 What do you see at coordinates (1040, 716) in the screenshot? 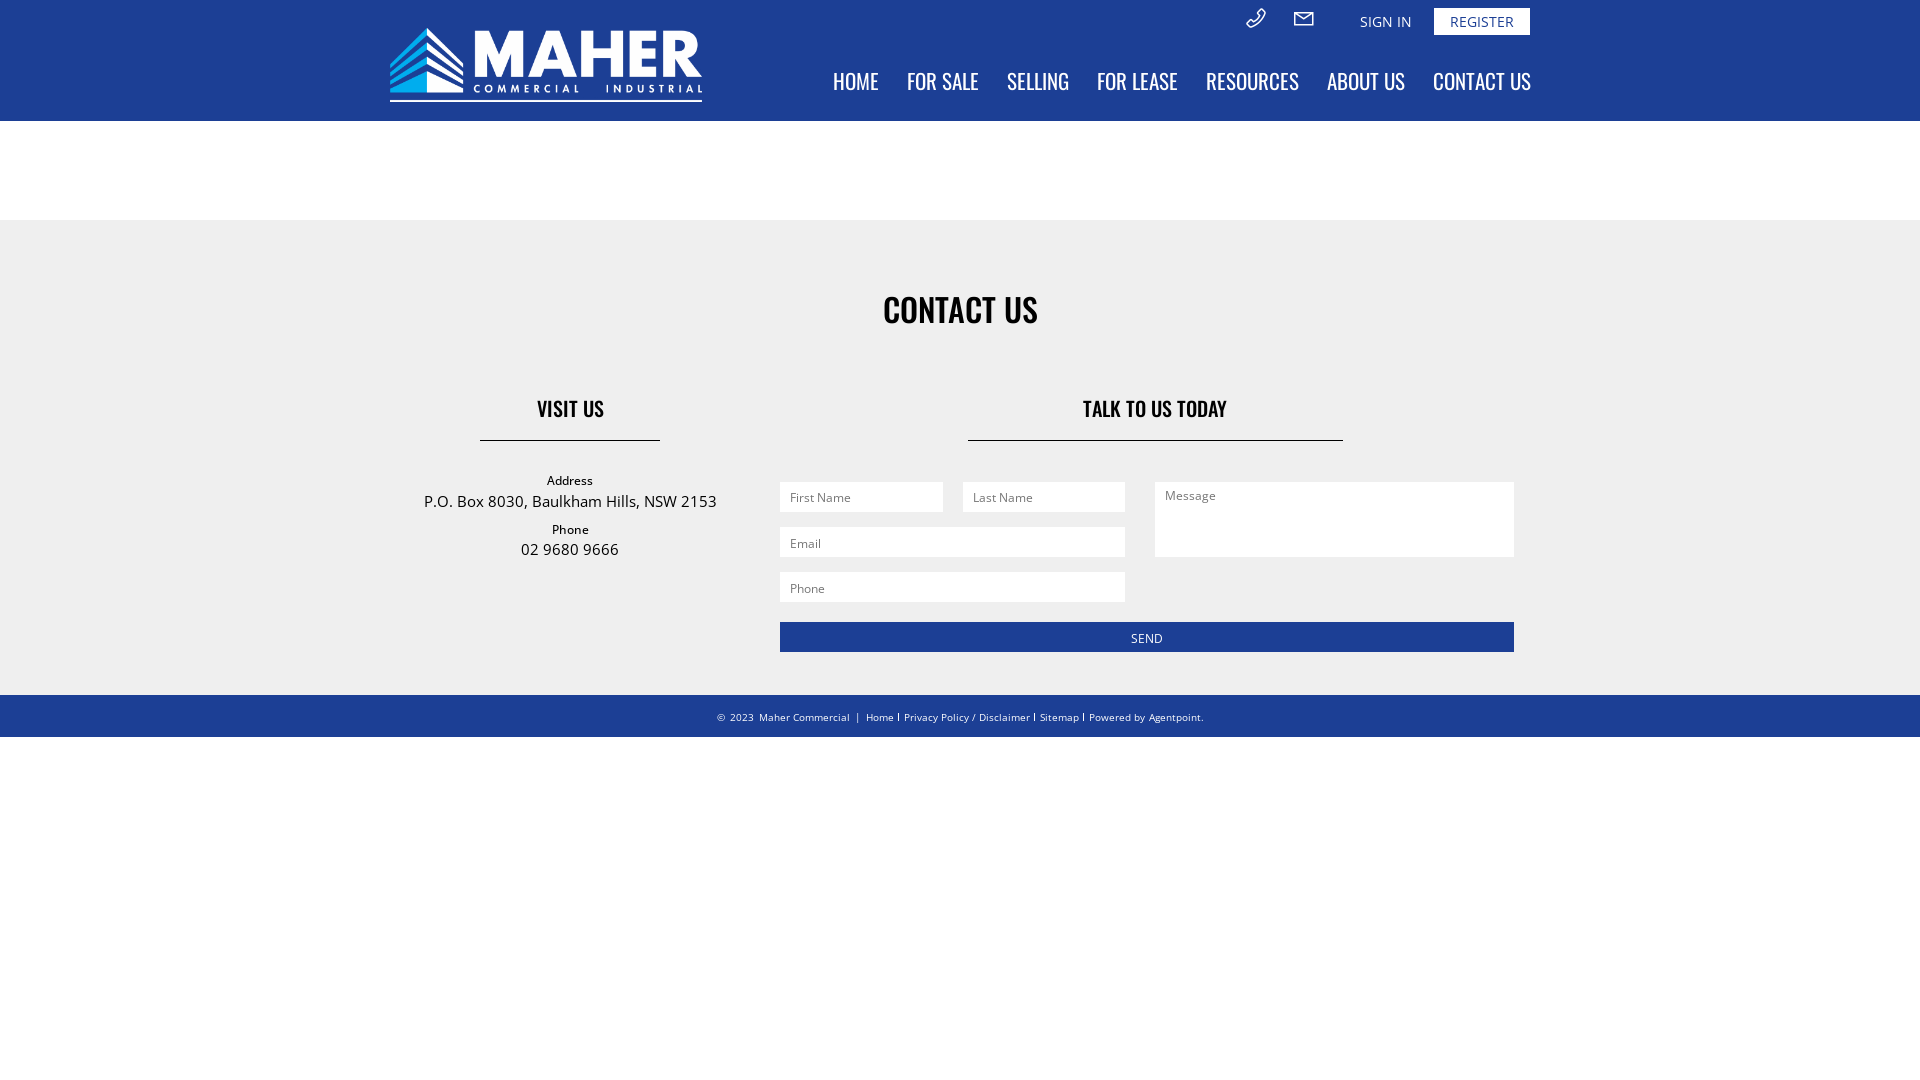
I see `'Sitemap'` at bounding box center [1040, 716].